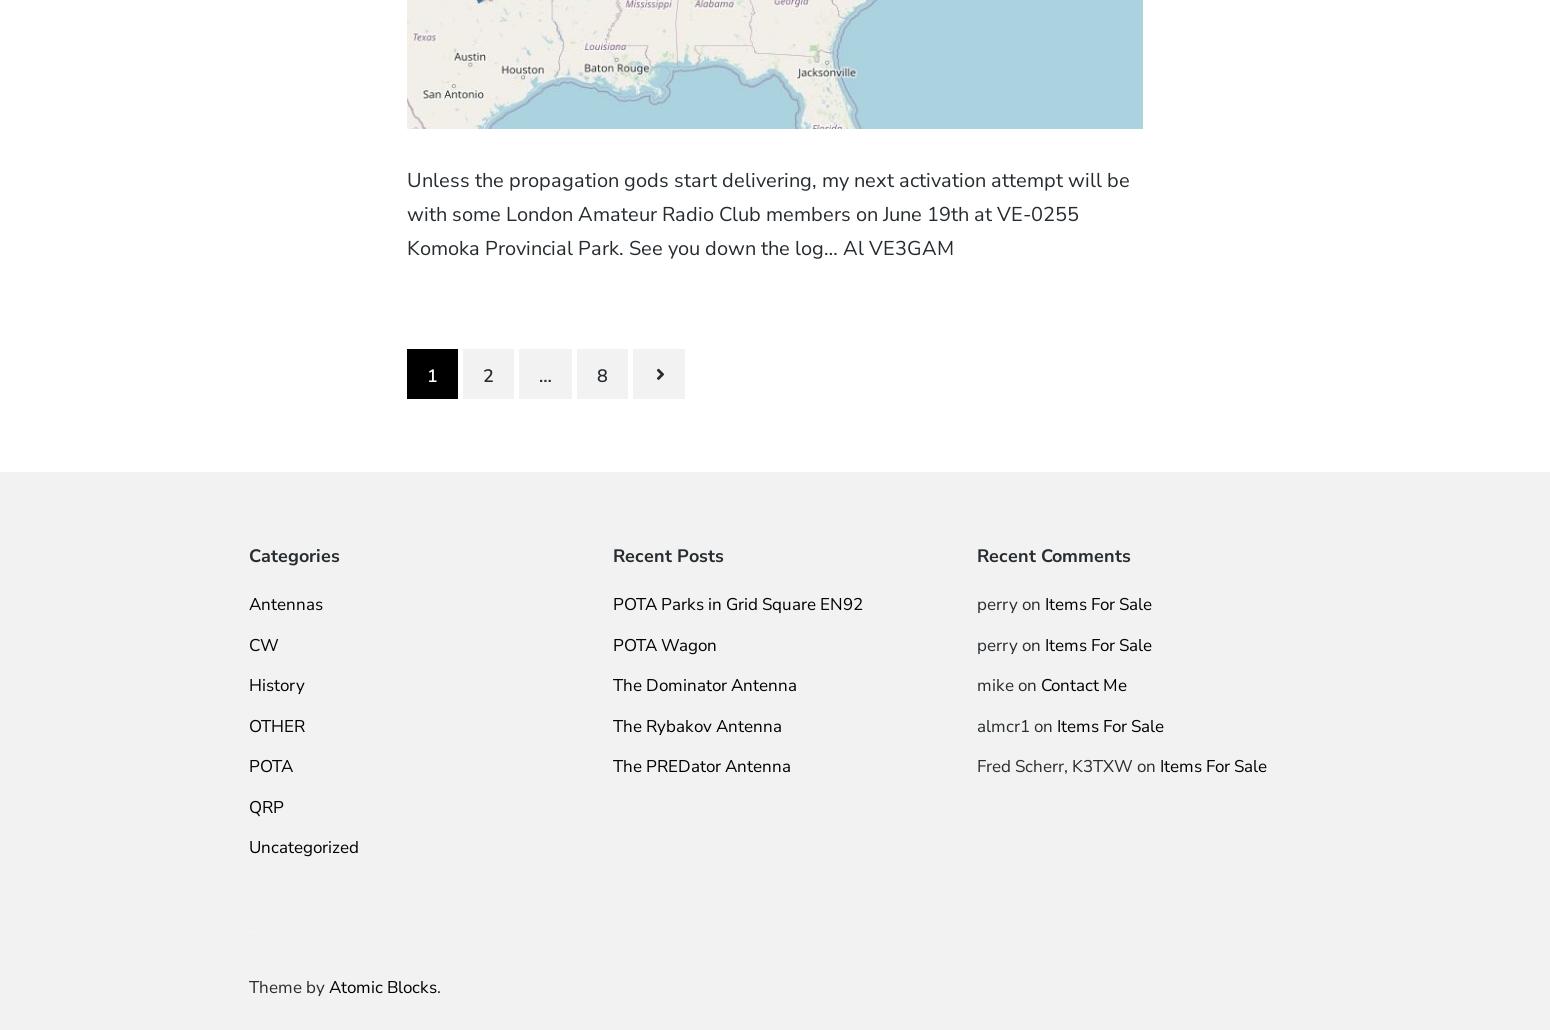 The width and height of the screenshot is (1550, 1030). I want to click on 'POTA', so click(270, 766).